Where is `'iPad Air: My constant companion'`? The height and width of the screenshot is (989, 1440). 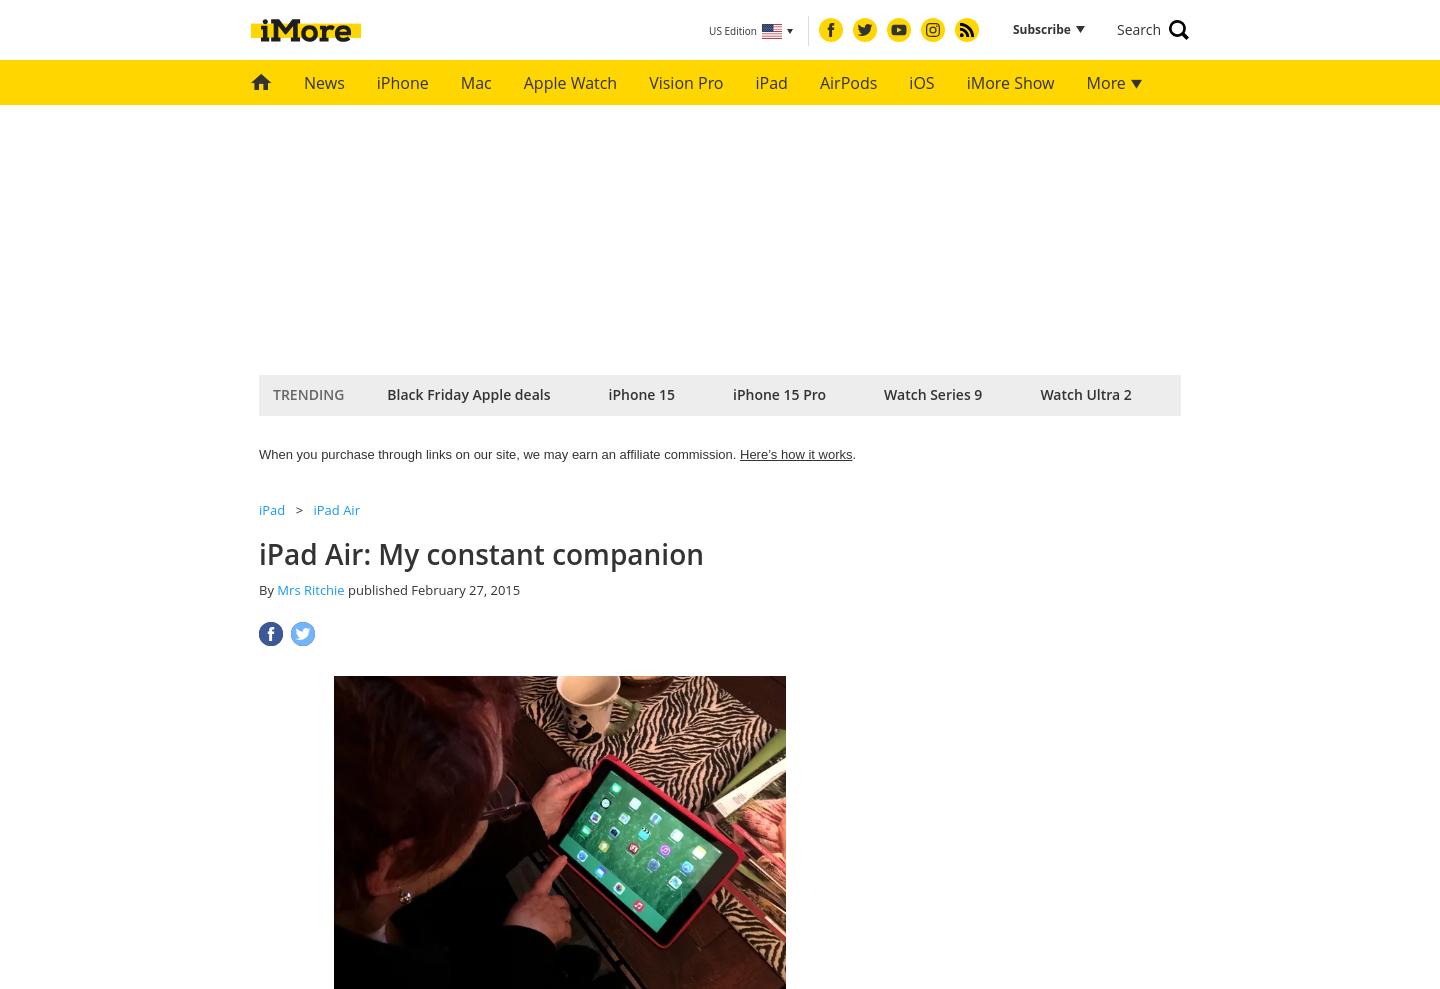
'iPad Air: My constant companion' is located at coordinates (480, 553).